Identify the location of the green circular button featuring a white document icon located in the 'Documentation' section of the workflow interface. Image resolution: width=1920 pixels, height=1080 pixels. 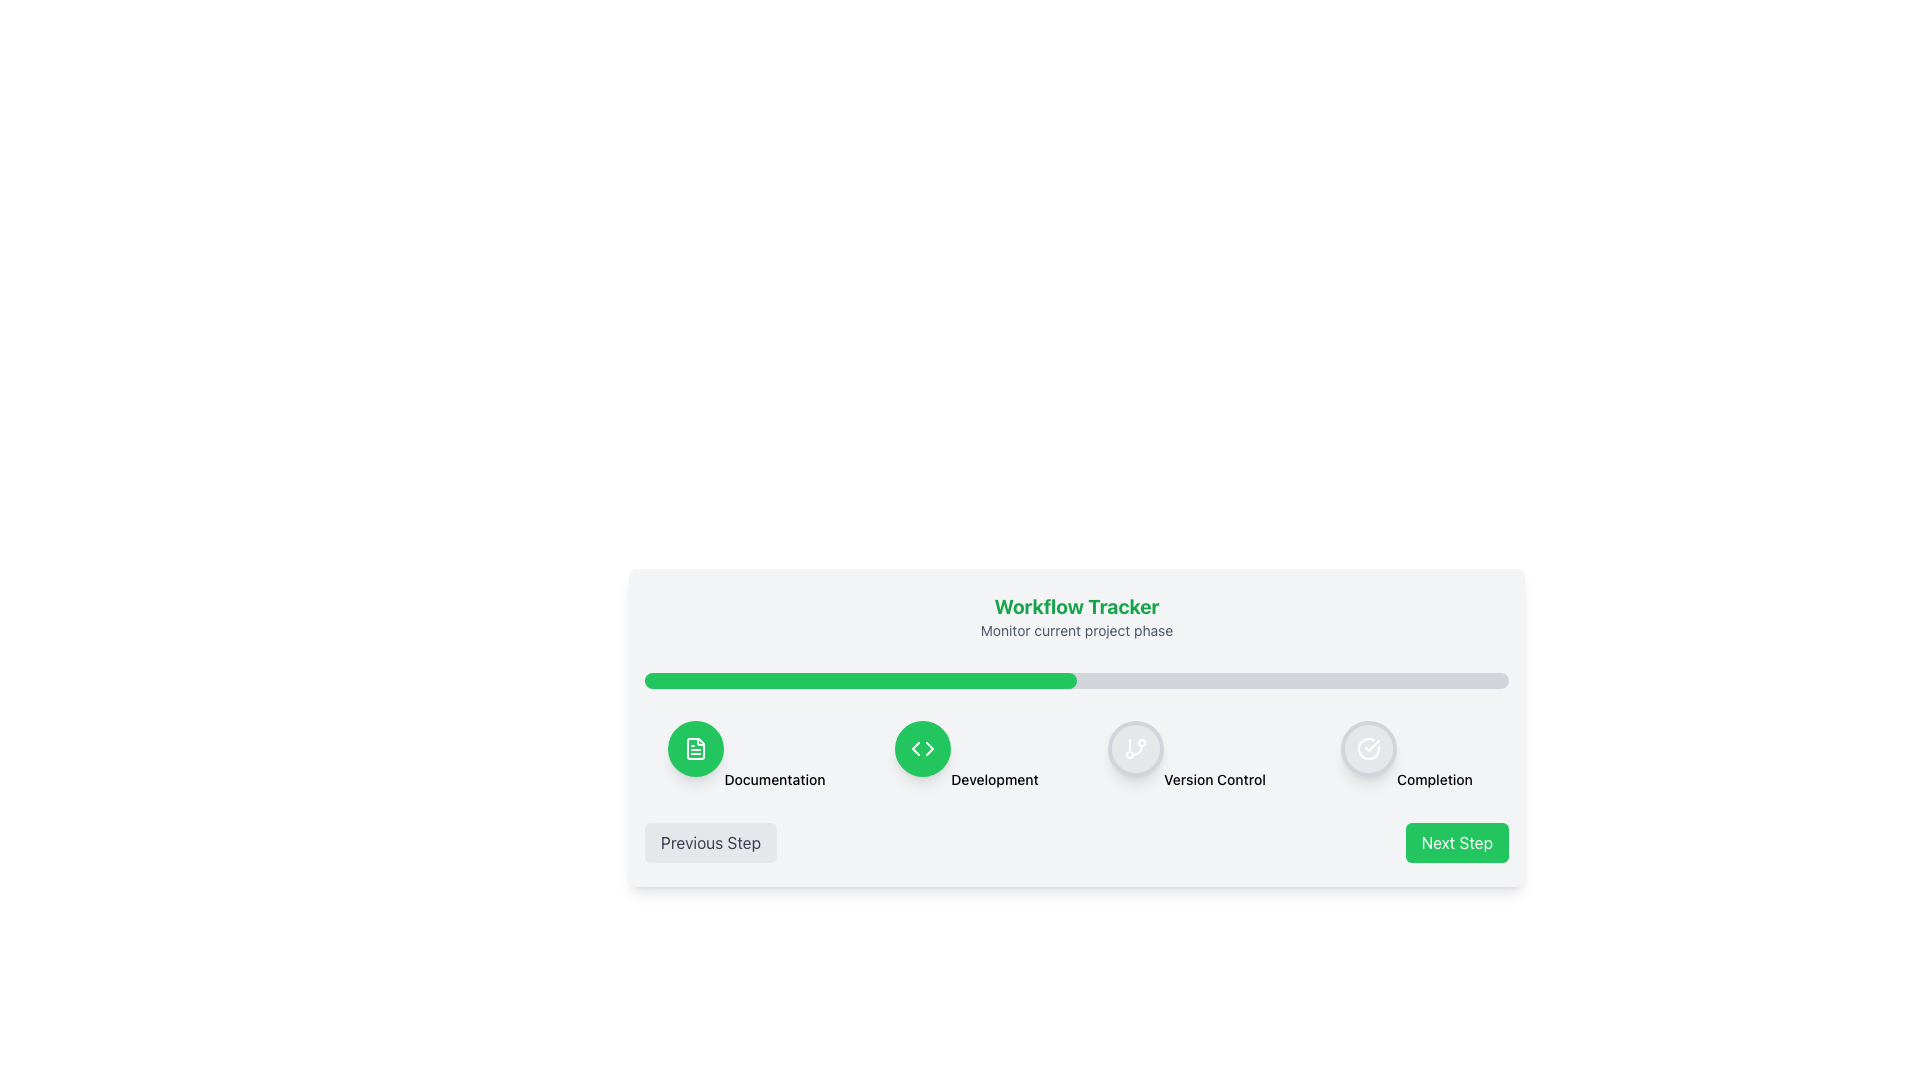
(696, 748).